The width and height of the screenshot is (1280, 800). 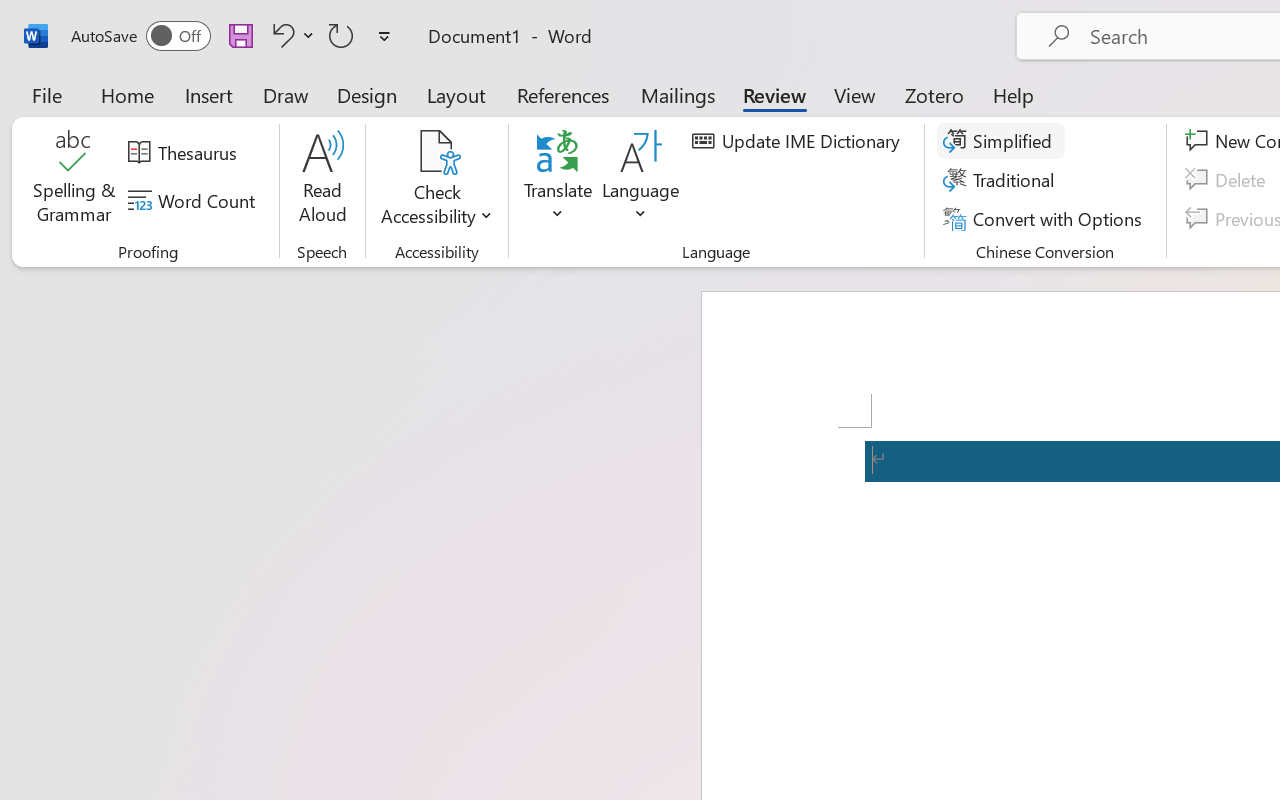 I want to click on 'Thesaurus...', so click(x=185, y=153).